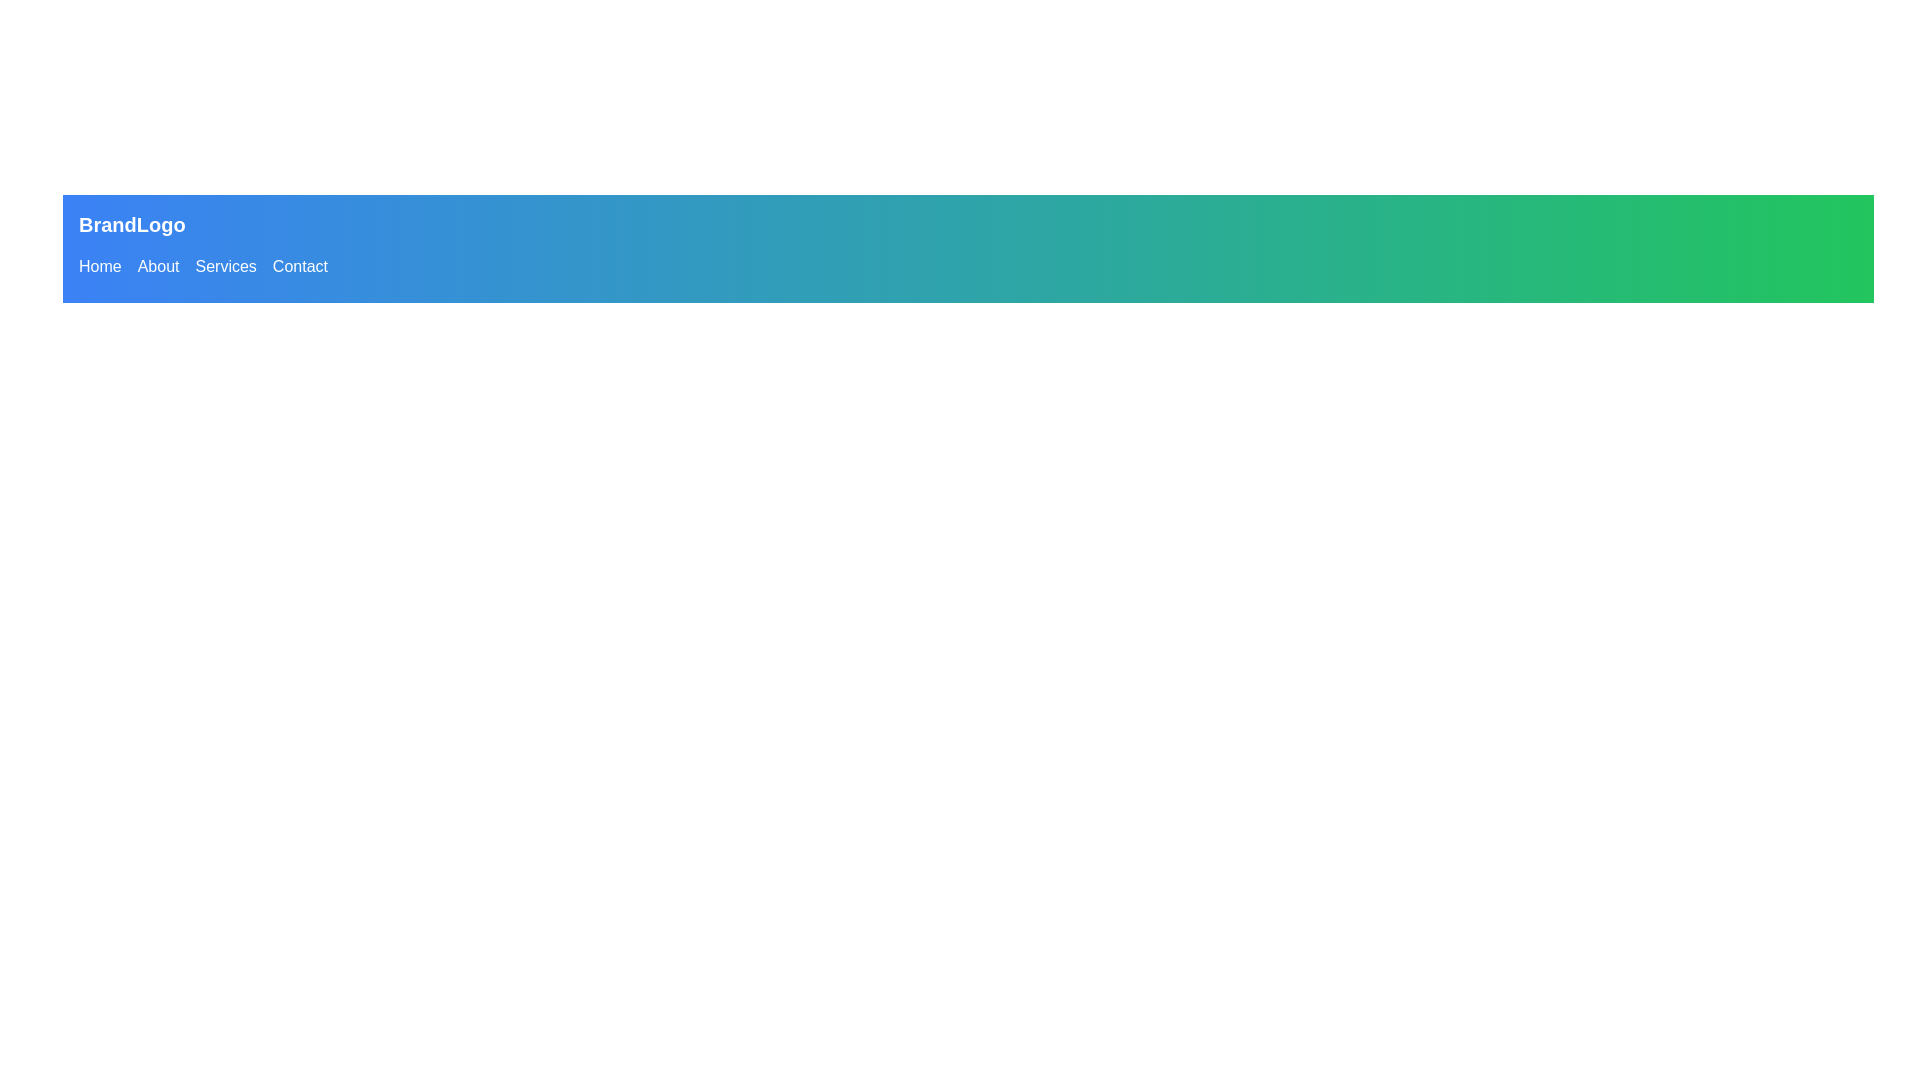  I want to click on the second navigation link in the horizontal navigation bar, so click(157, 265).